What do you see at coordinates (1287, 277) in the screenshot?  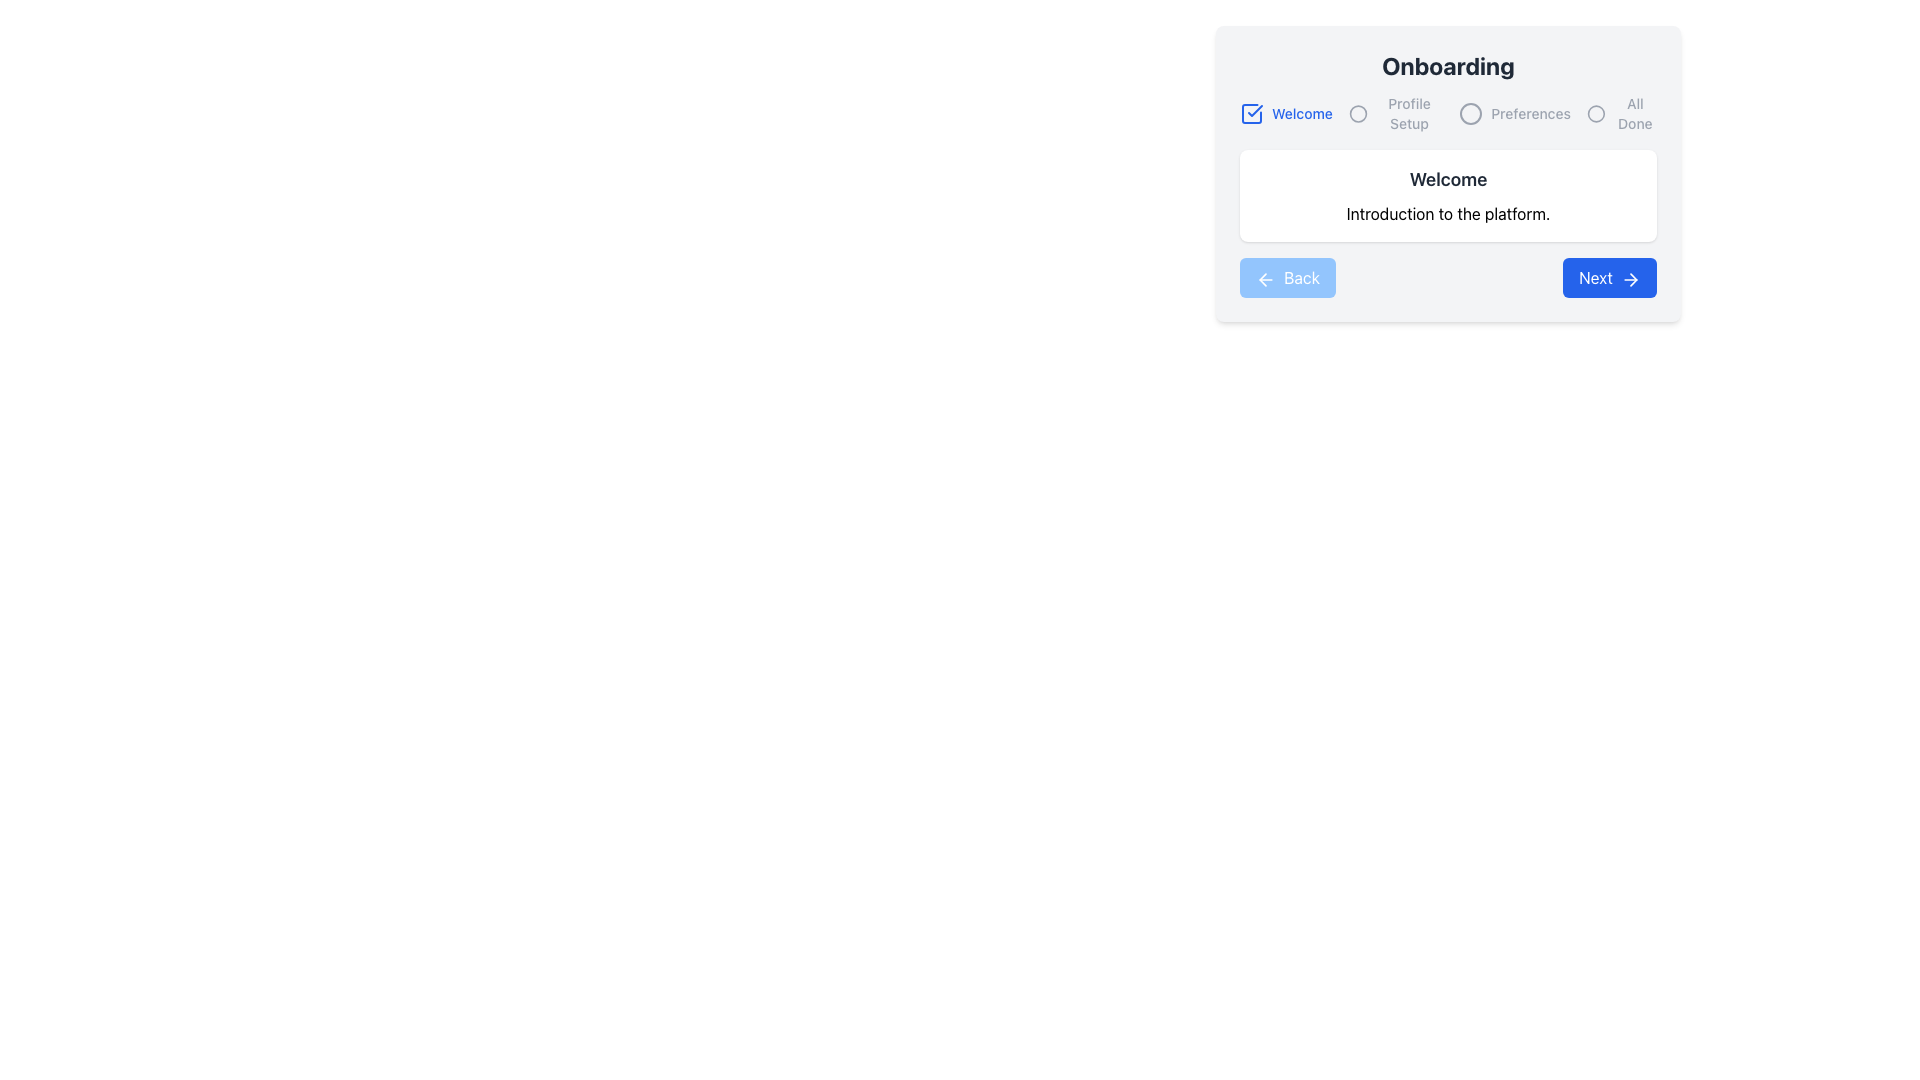 I see `the 'Back' button with a blue background and white text` at bounding box center [1287, 277].